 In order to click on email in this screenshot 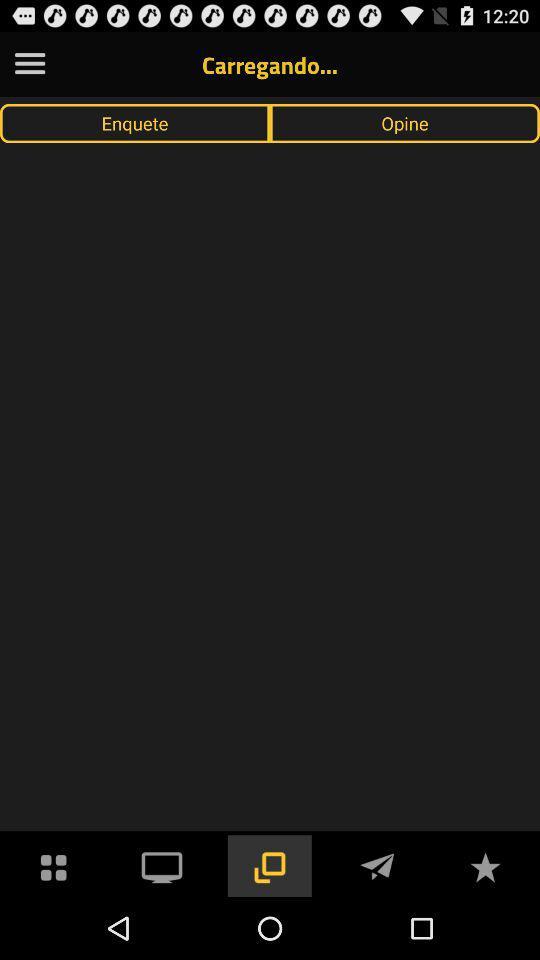, I will do `click(377, 864)`.